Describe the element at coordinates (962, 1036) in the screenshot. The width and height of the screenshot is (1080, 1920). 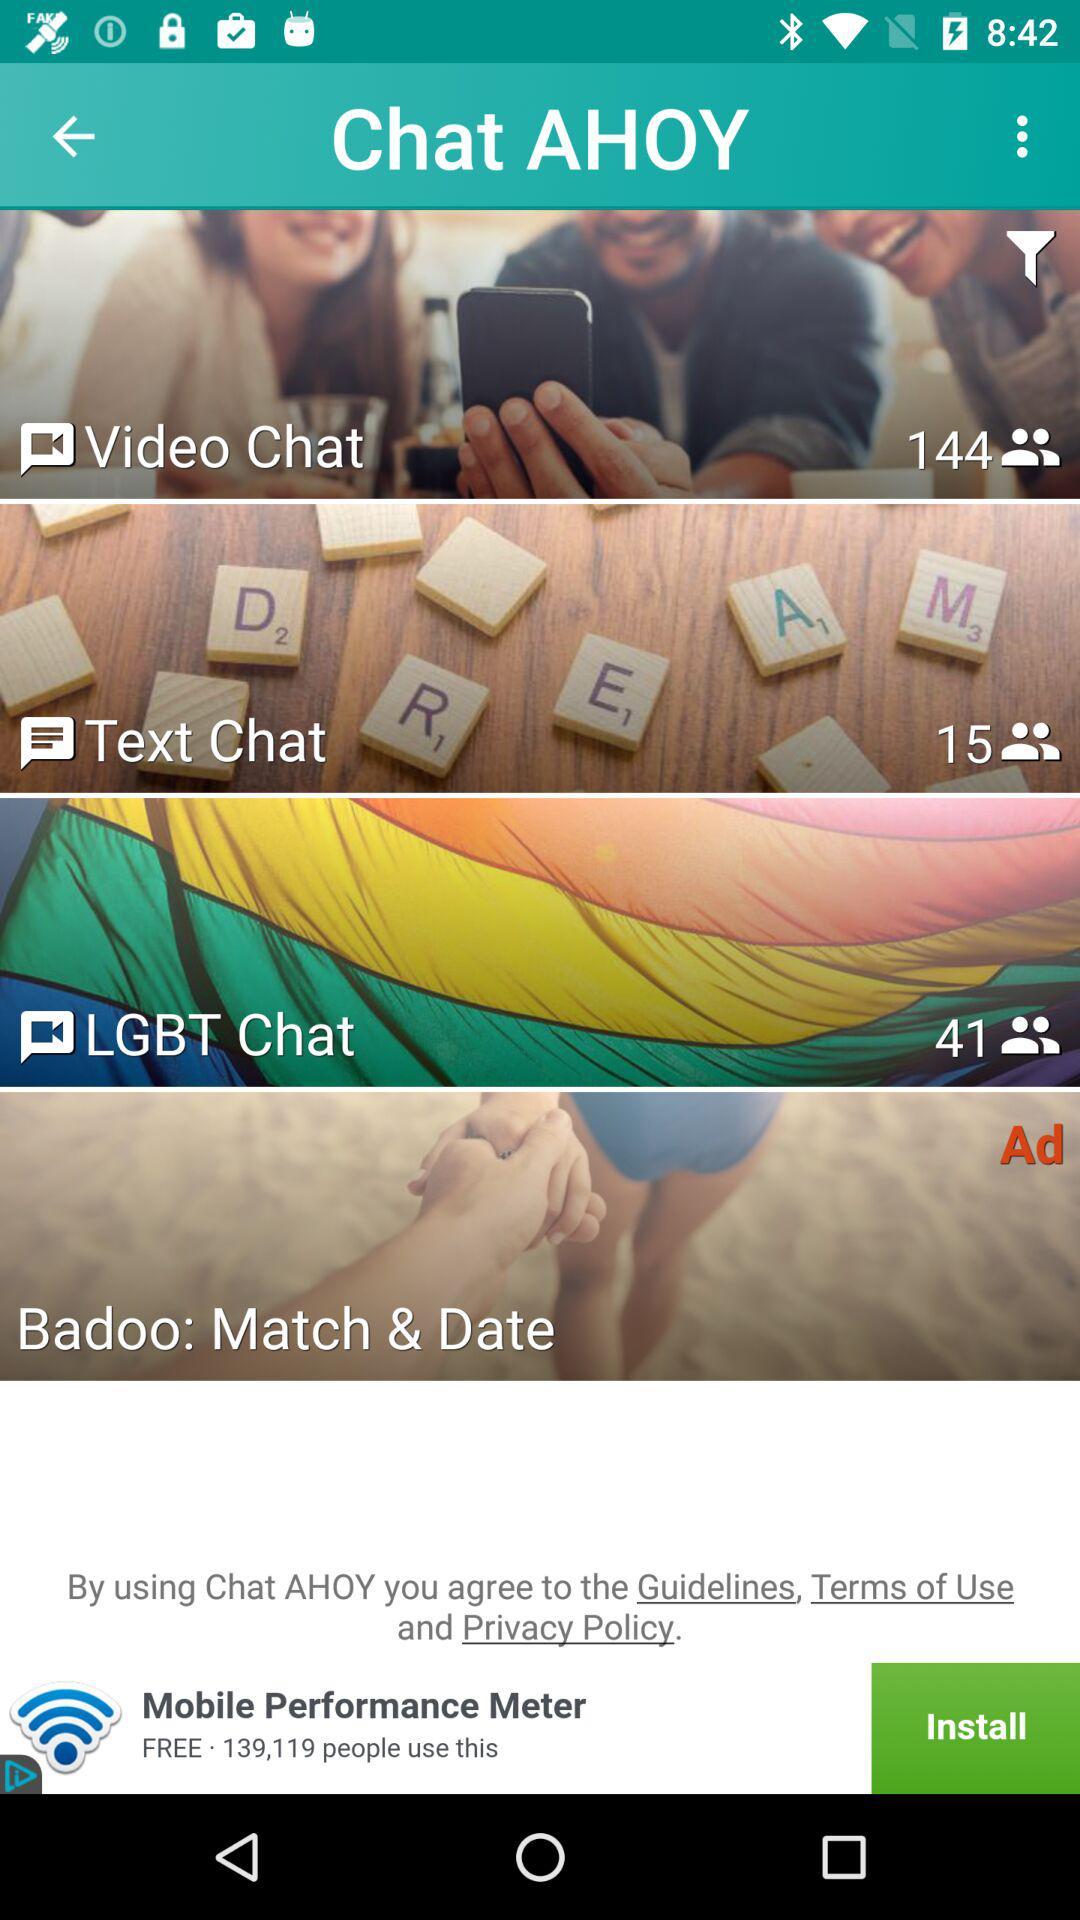
I see `the 53 icon` at that location.